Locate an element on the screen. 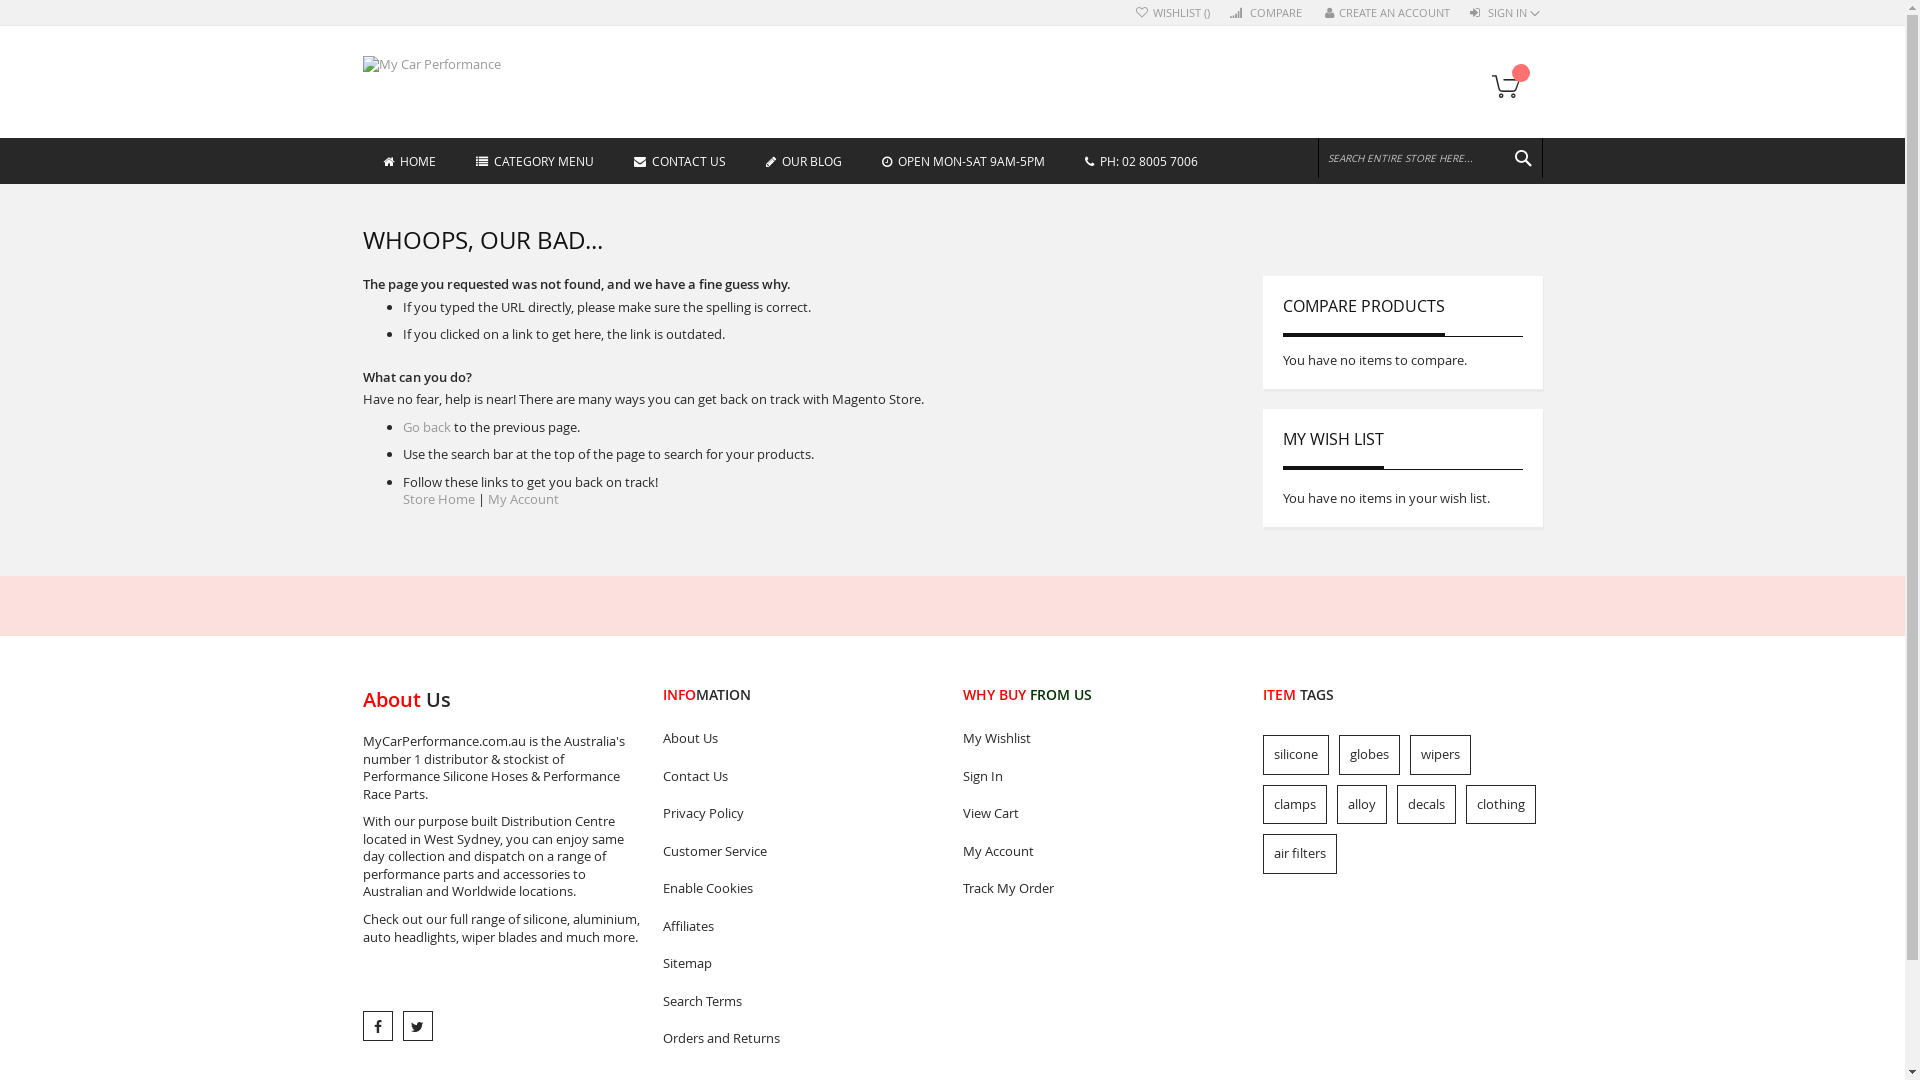 The height and width of the screenshot is (1080, 1920). 'SEARCH' is located at coordinates (1520, 157).